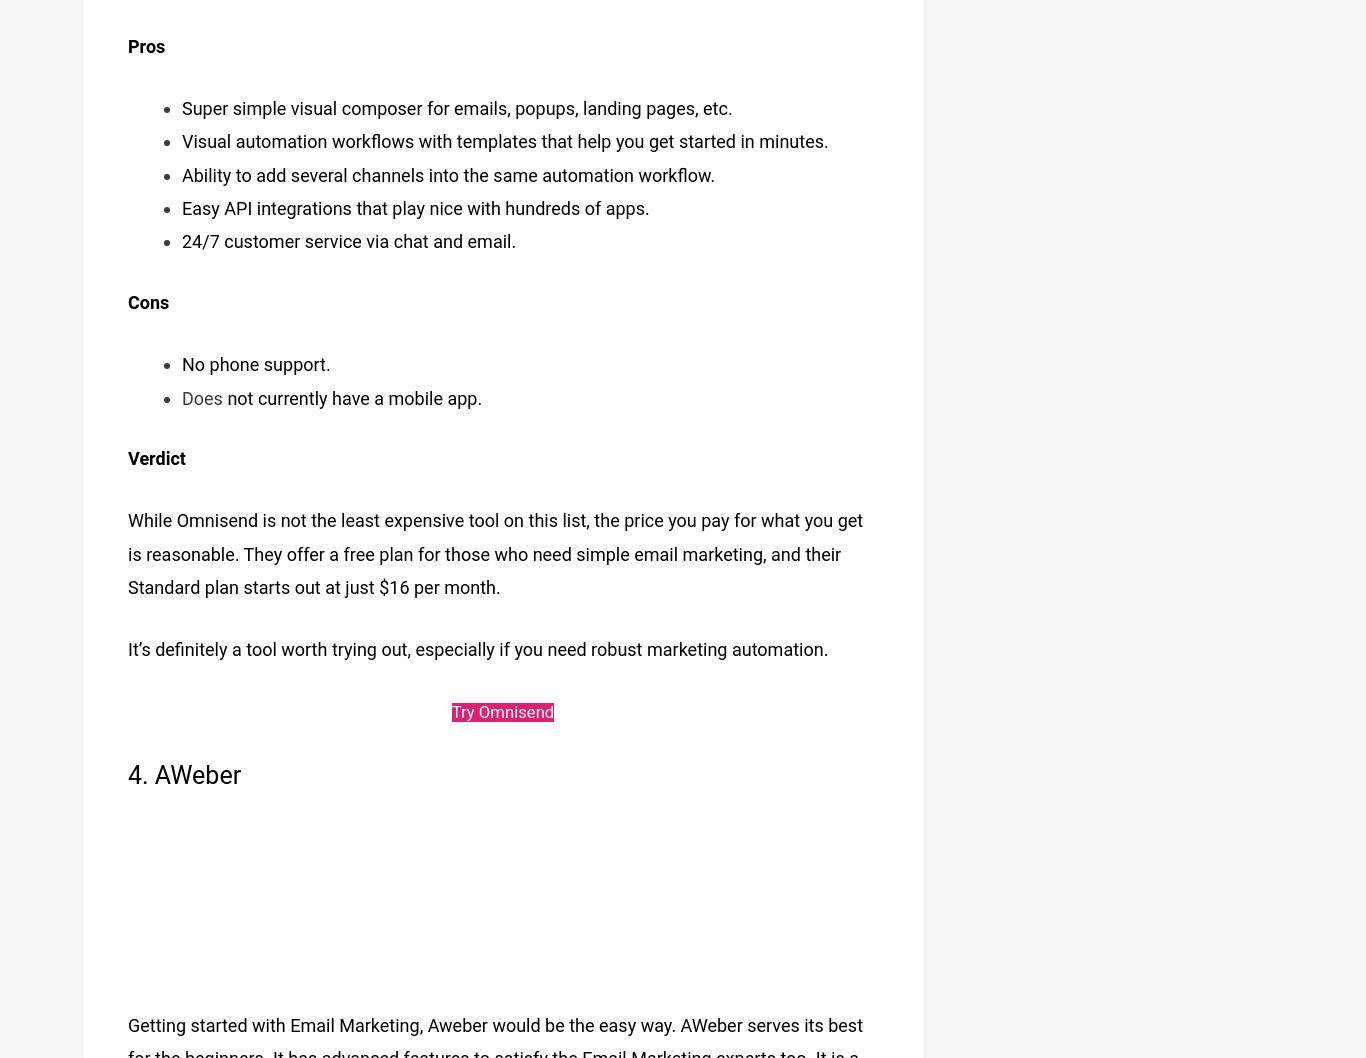  Describe the element at coordinates (505, 133) in the screenshot. I see `'Visual automation workflows with templates that help you get started in minutes.'` at that location.